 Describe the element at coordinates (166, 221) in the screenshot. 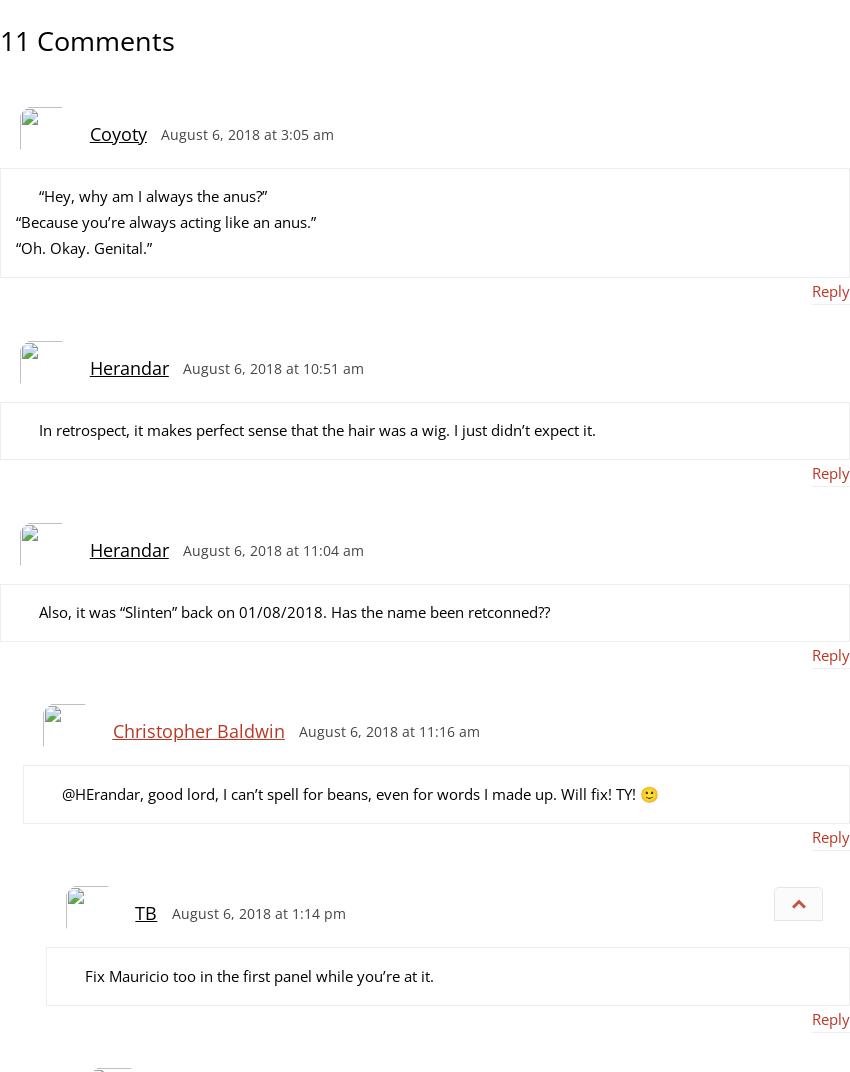

I see `'“Because you’re always acting like an anus.”'` at that location.